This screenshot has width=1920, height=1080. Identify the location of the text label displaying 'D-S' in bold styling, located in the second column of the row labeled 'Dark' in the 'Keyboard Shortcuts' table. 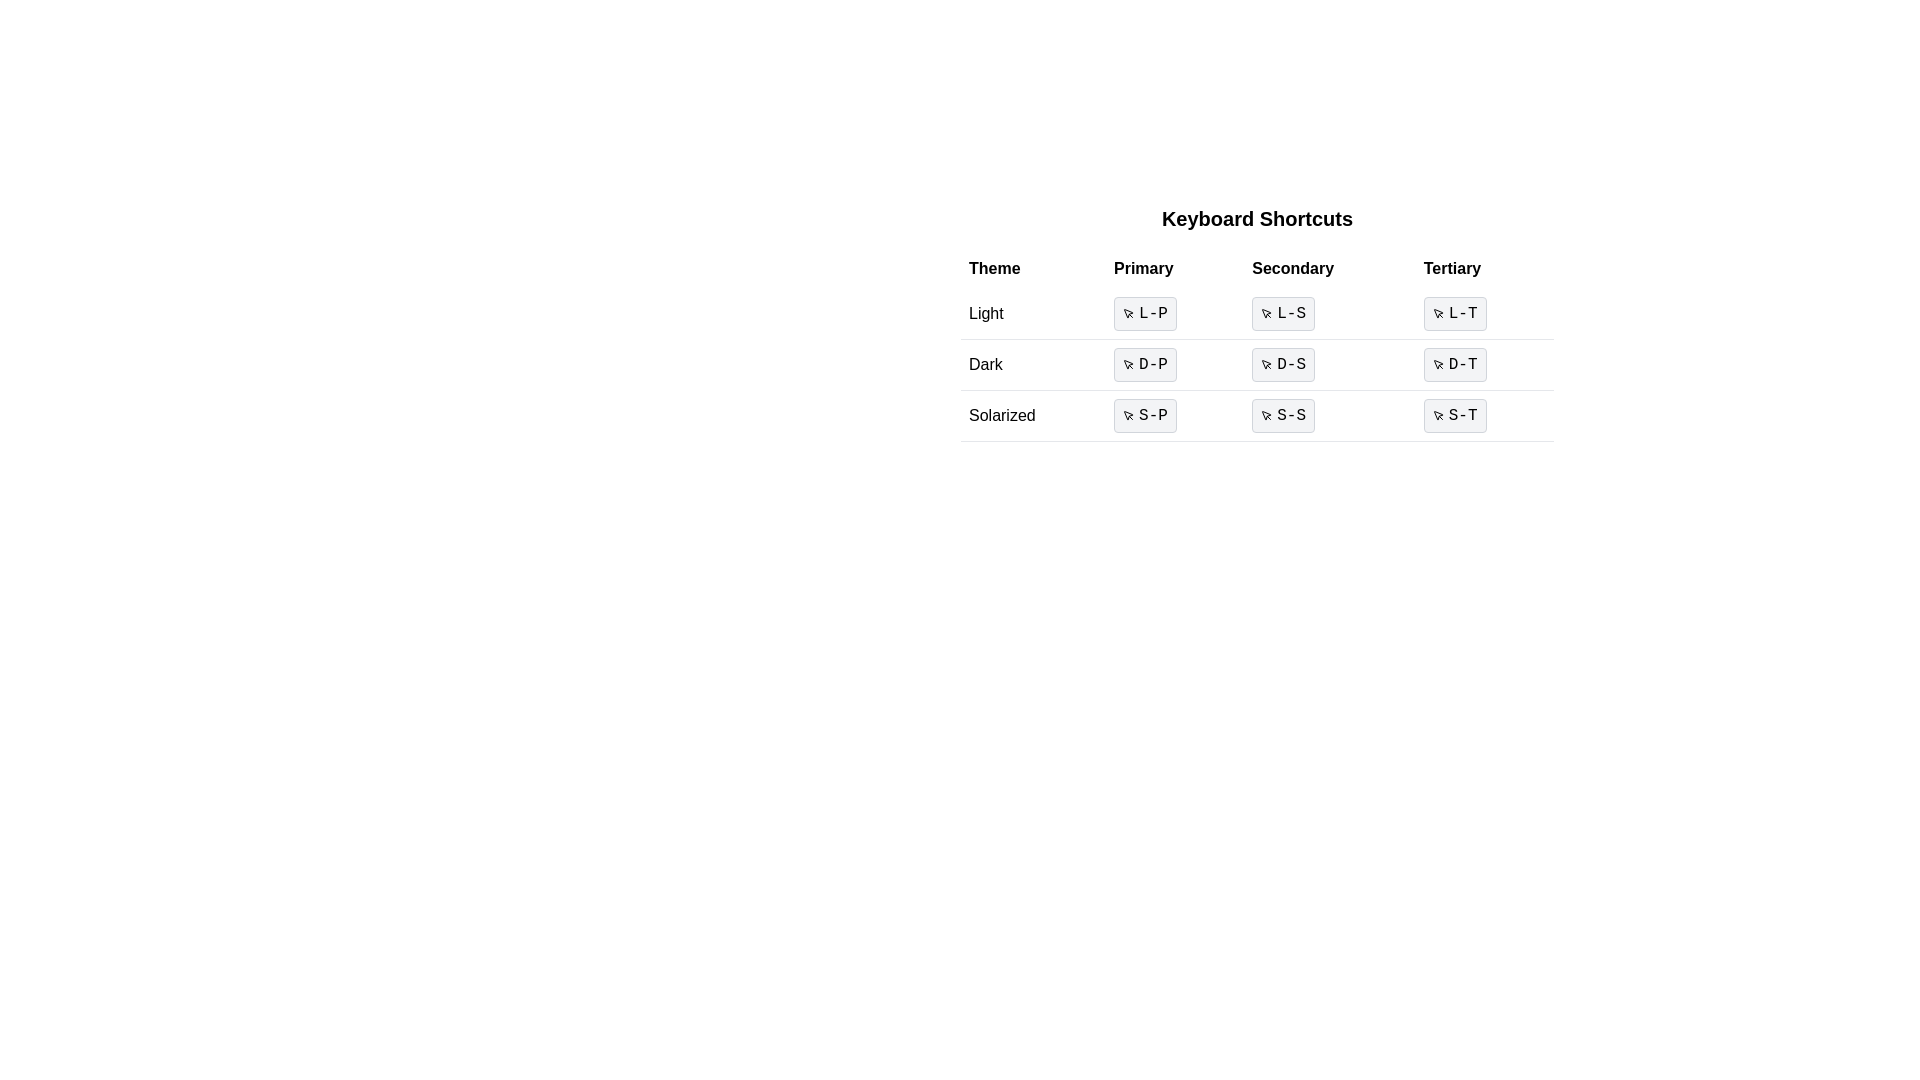
(1291, 365).